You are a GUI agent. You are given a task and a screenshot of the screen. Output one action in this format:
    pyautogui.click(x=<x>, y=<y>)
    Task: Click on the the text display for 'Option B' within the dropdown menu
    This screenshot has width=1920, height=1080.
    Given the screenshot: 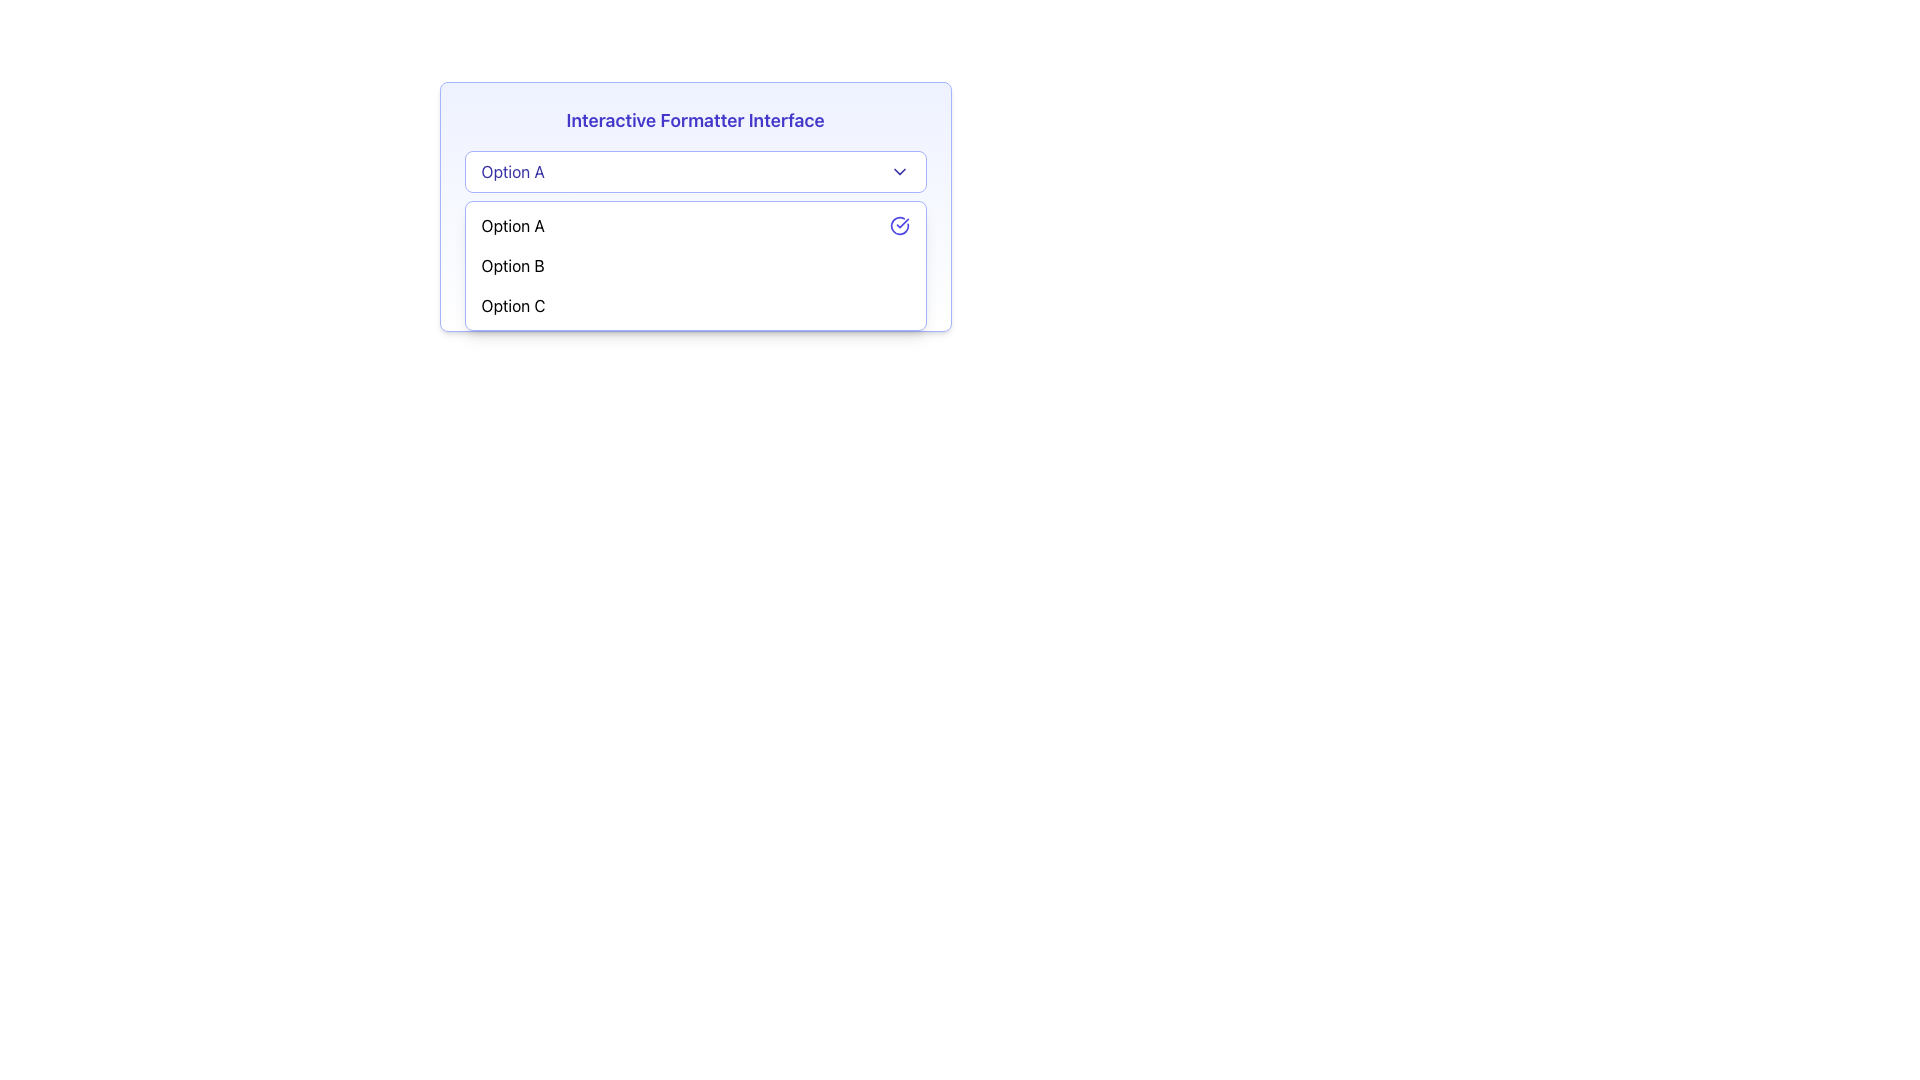 What is the action you would take?
    pyautogui.click(x=513, y=265)
    